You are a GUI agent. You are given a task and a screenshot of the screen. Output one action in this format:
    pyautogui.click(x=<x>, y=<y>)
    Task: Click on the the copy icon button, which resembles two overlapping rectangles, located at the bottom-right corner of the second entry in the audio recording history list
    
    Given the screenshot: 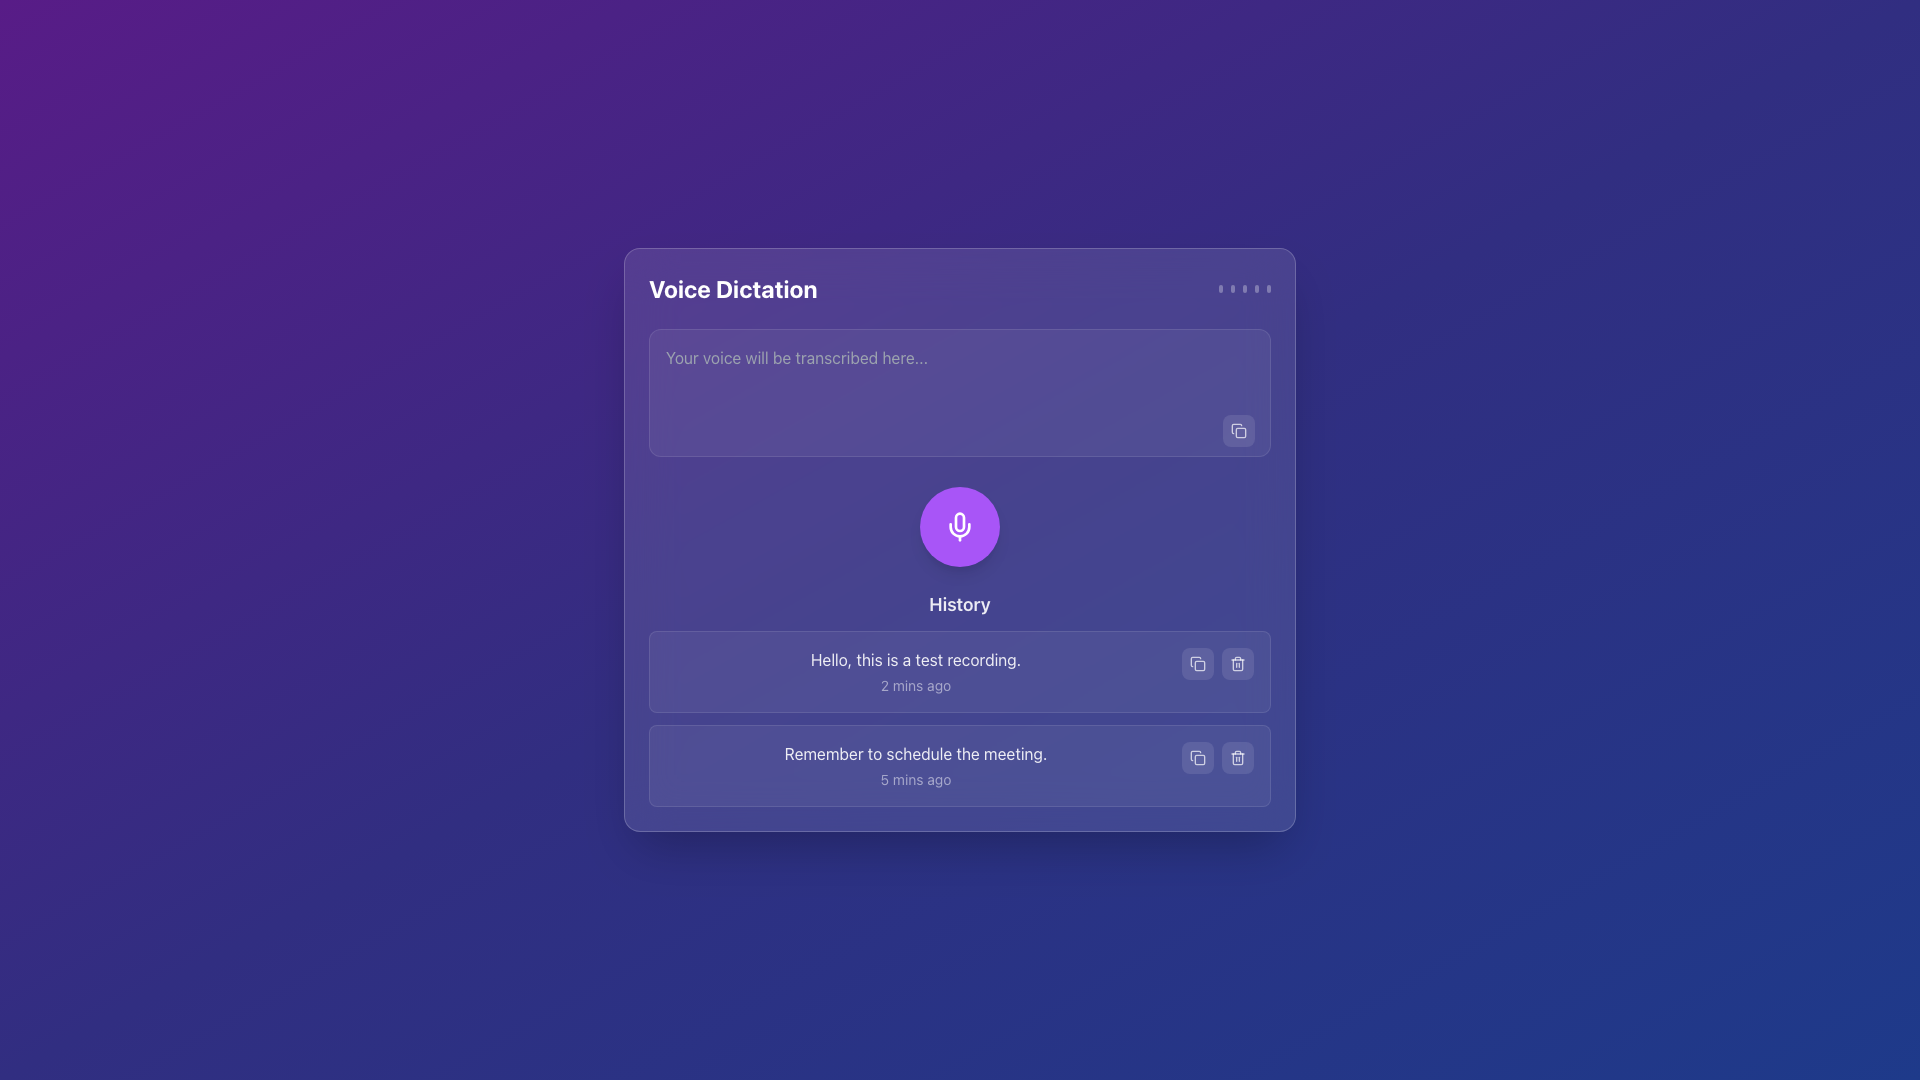 What is the action you would take?
    pyautogui.click(x=1198, y=758)
    